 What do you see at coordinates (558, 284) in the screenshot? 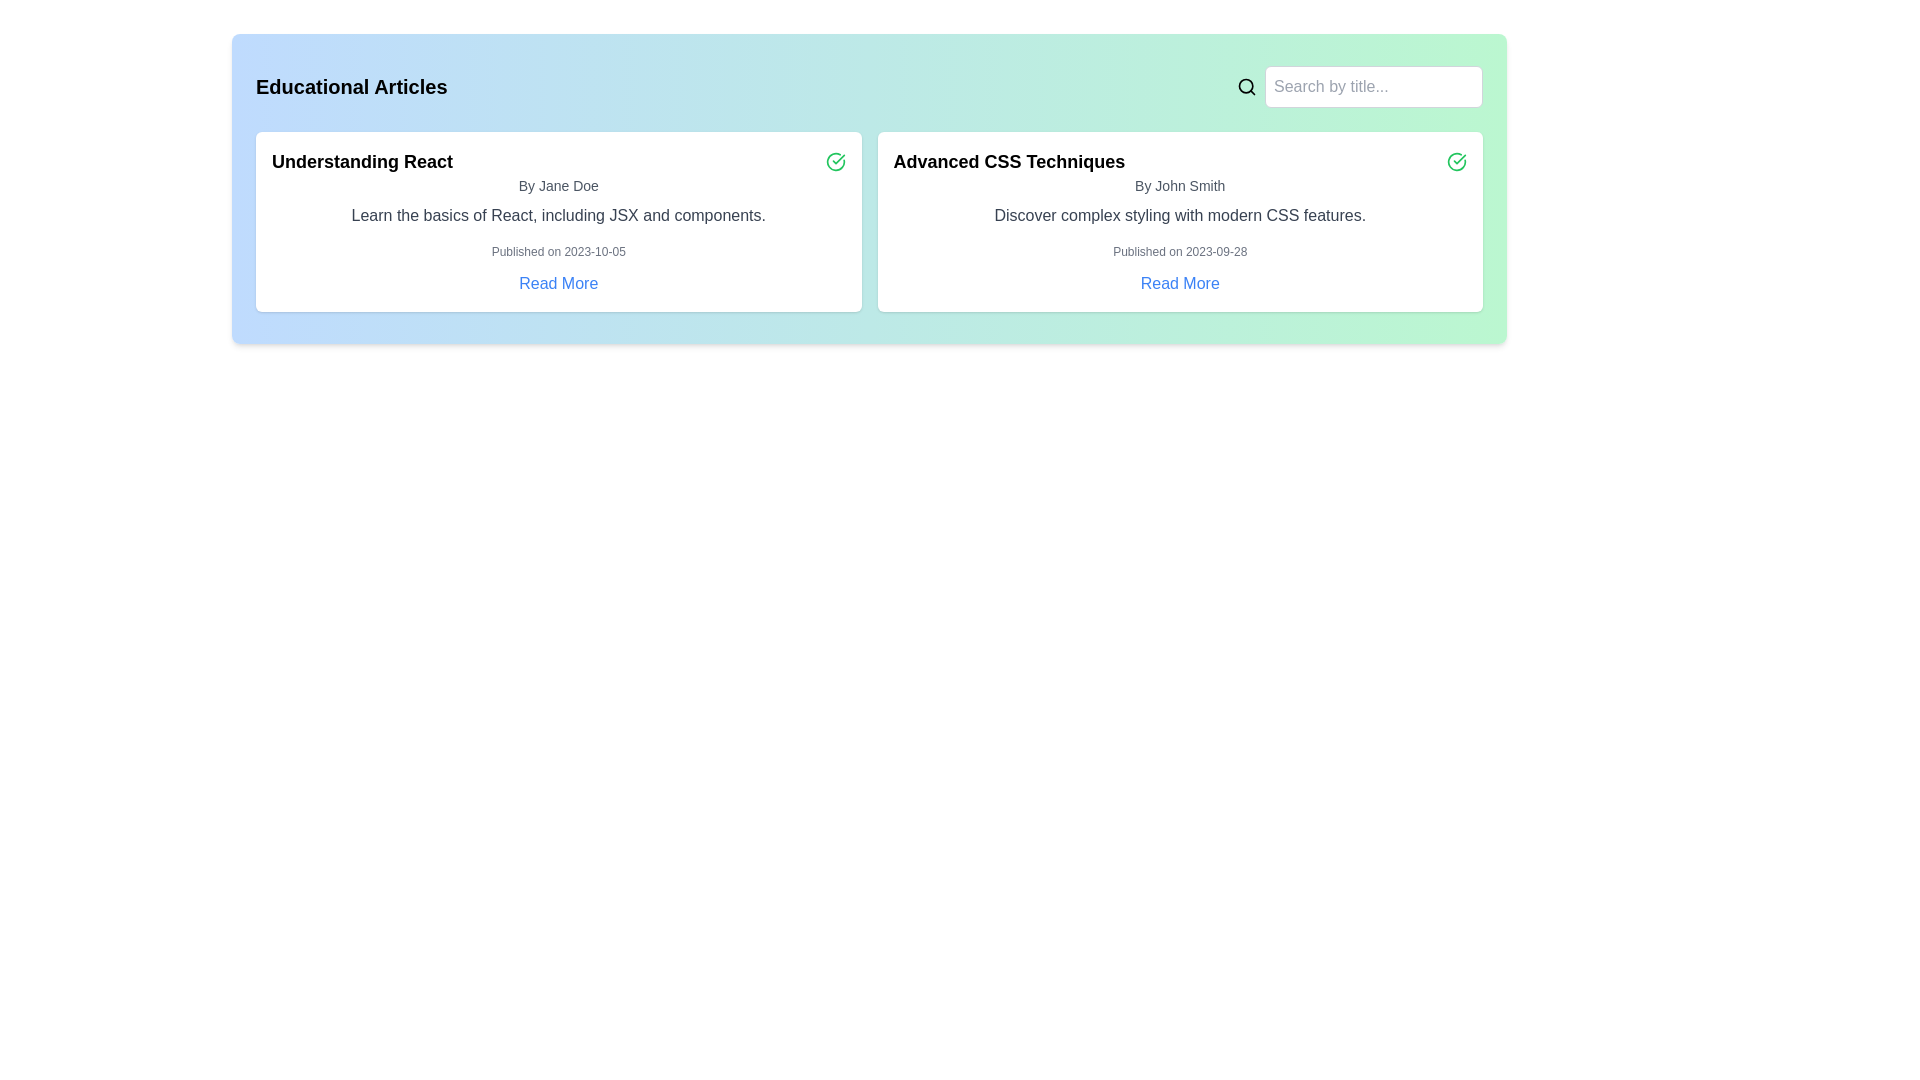
I see `the link at the bottom of the card titled 'Understanding React' to change its color` at bounding box center [558, 284].